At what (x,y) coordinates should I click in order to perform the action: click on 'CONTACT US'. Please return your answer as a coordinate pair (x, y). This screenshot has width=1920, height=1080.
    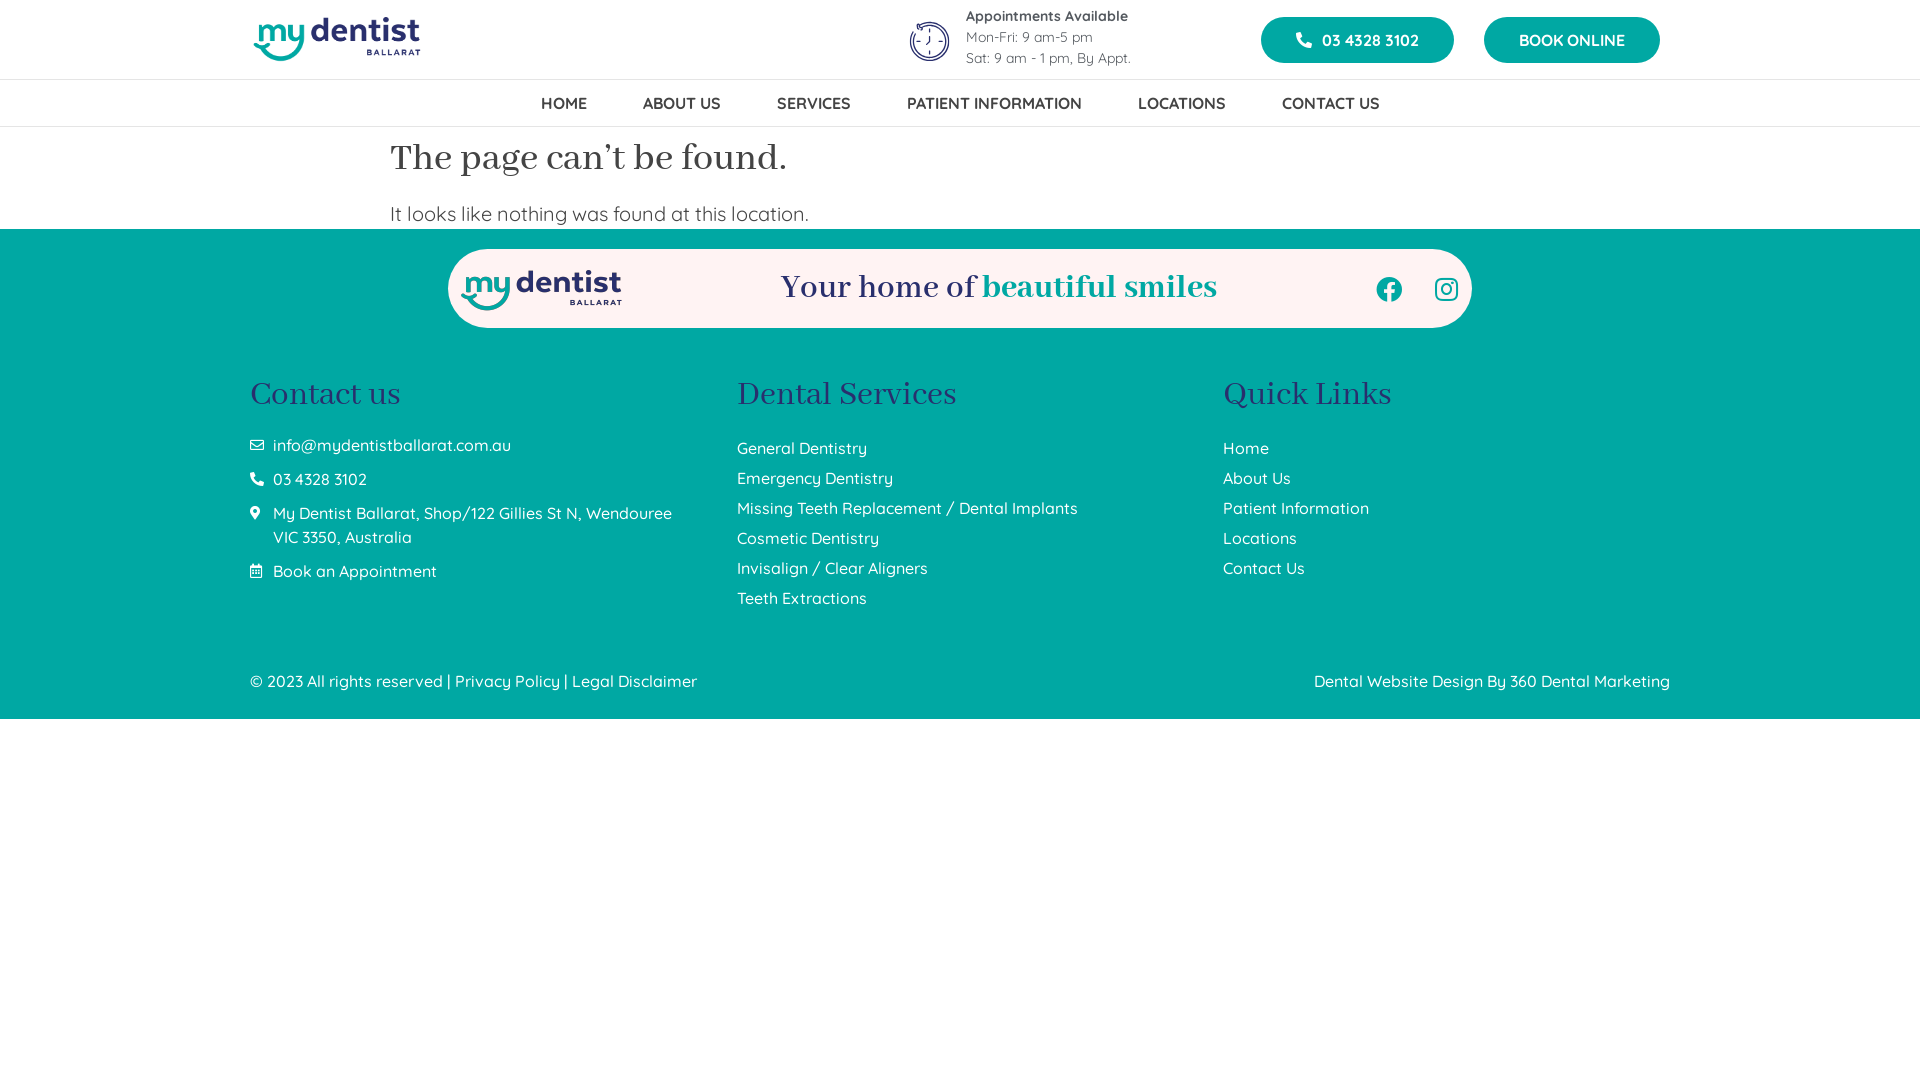
    Looking at the image, I should click on (1330, 103).